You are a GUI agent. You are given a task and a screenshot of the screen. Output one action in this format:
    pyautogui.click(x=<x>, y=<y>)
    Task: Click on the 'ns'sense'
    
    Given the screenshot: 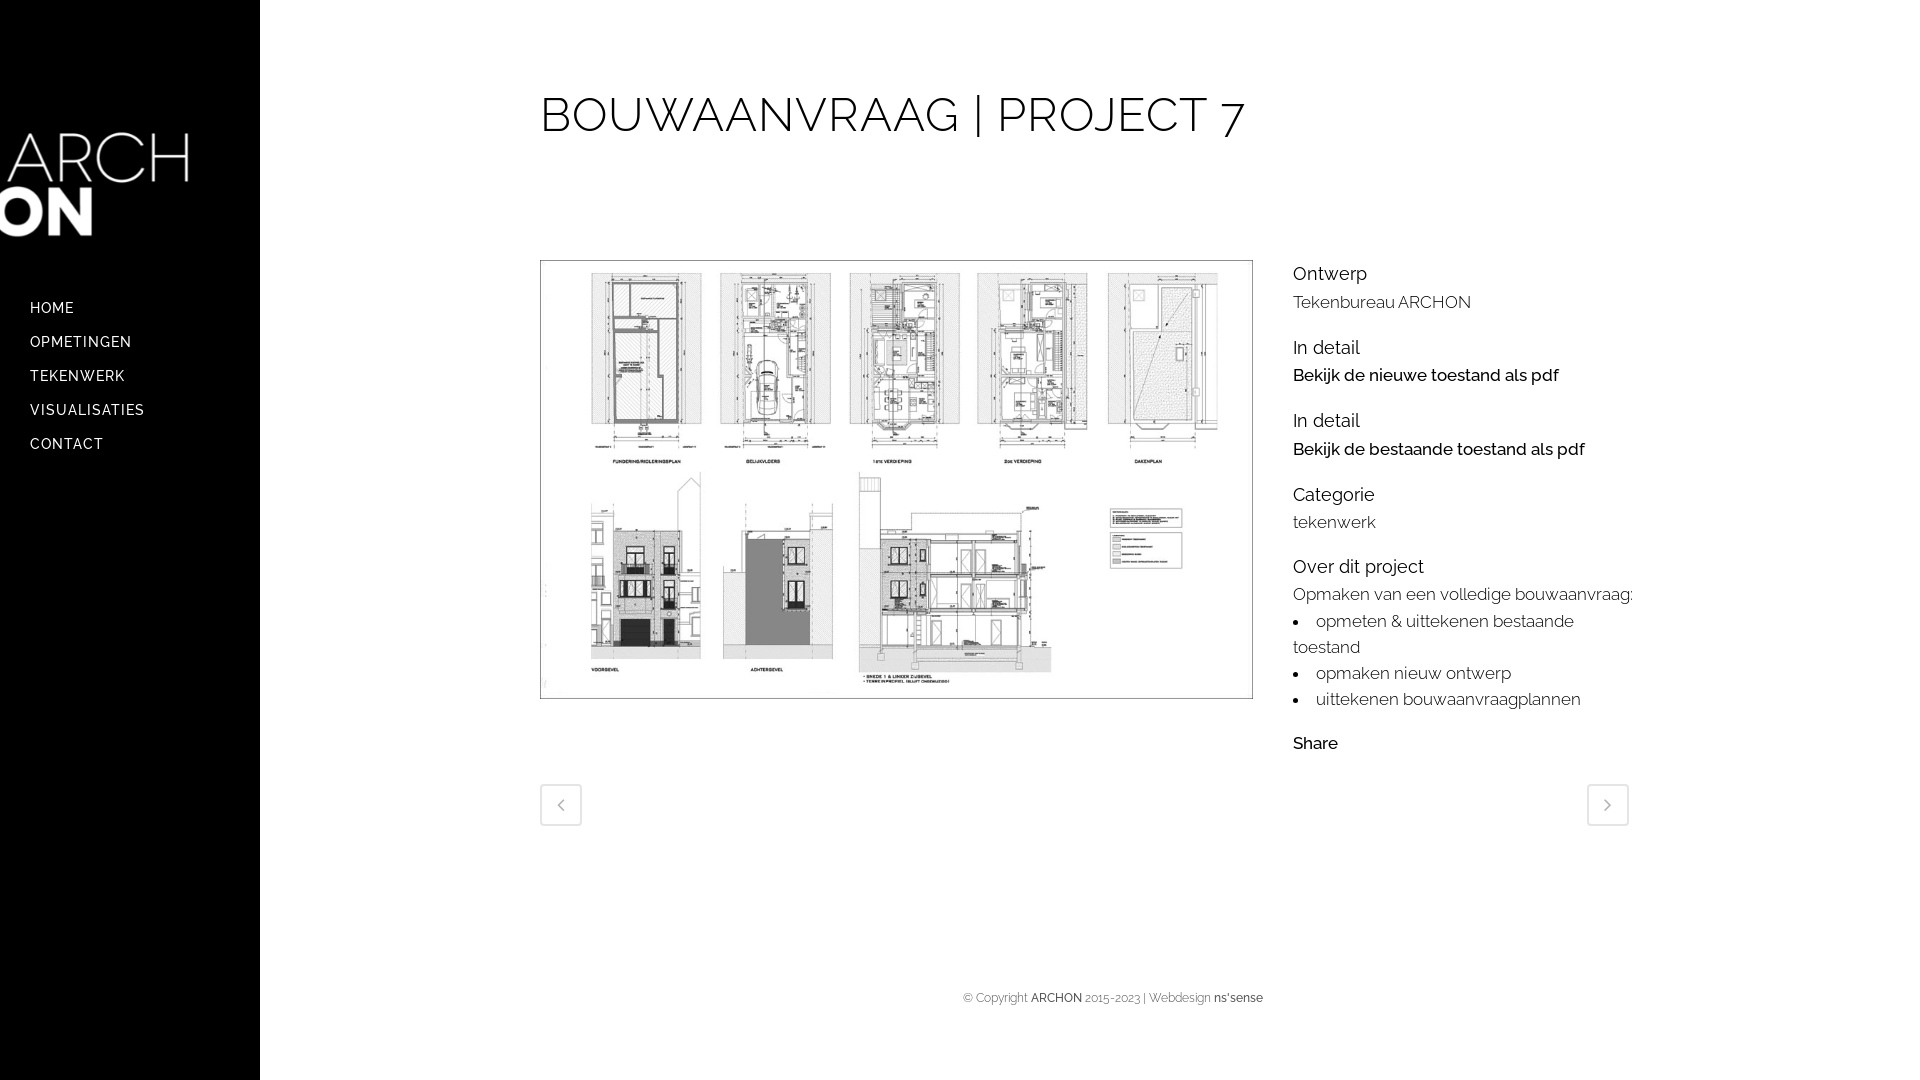 What is the action you would take?
    pyautogui.click(x=1237, y=998)
    